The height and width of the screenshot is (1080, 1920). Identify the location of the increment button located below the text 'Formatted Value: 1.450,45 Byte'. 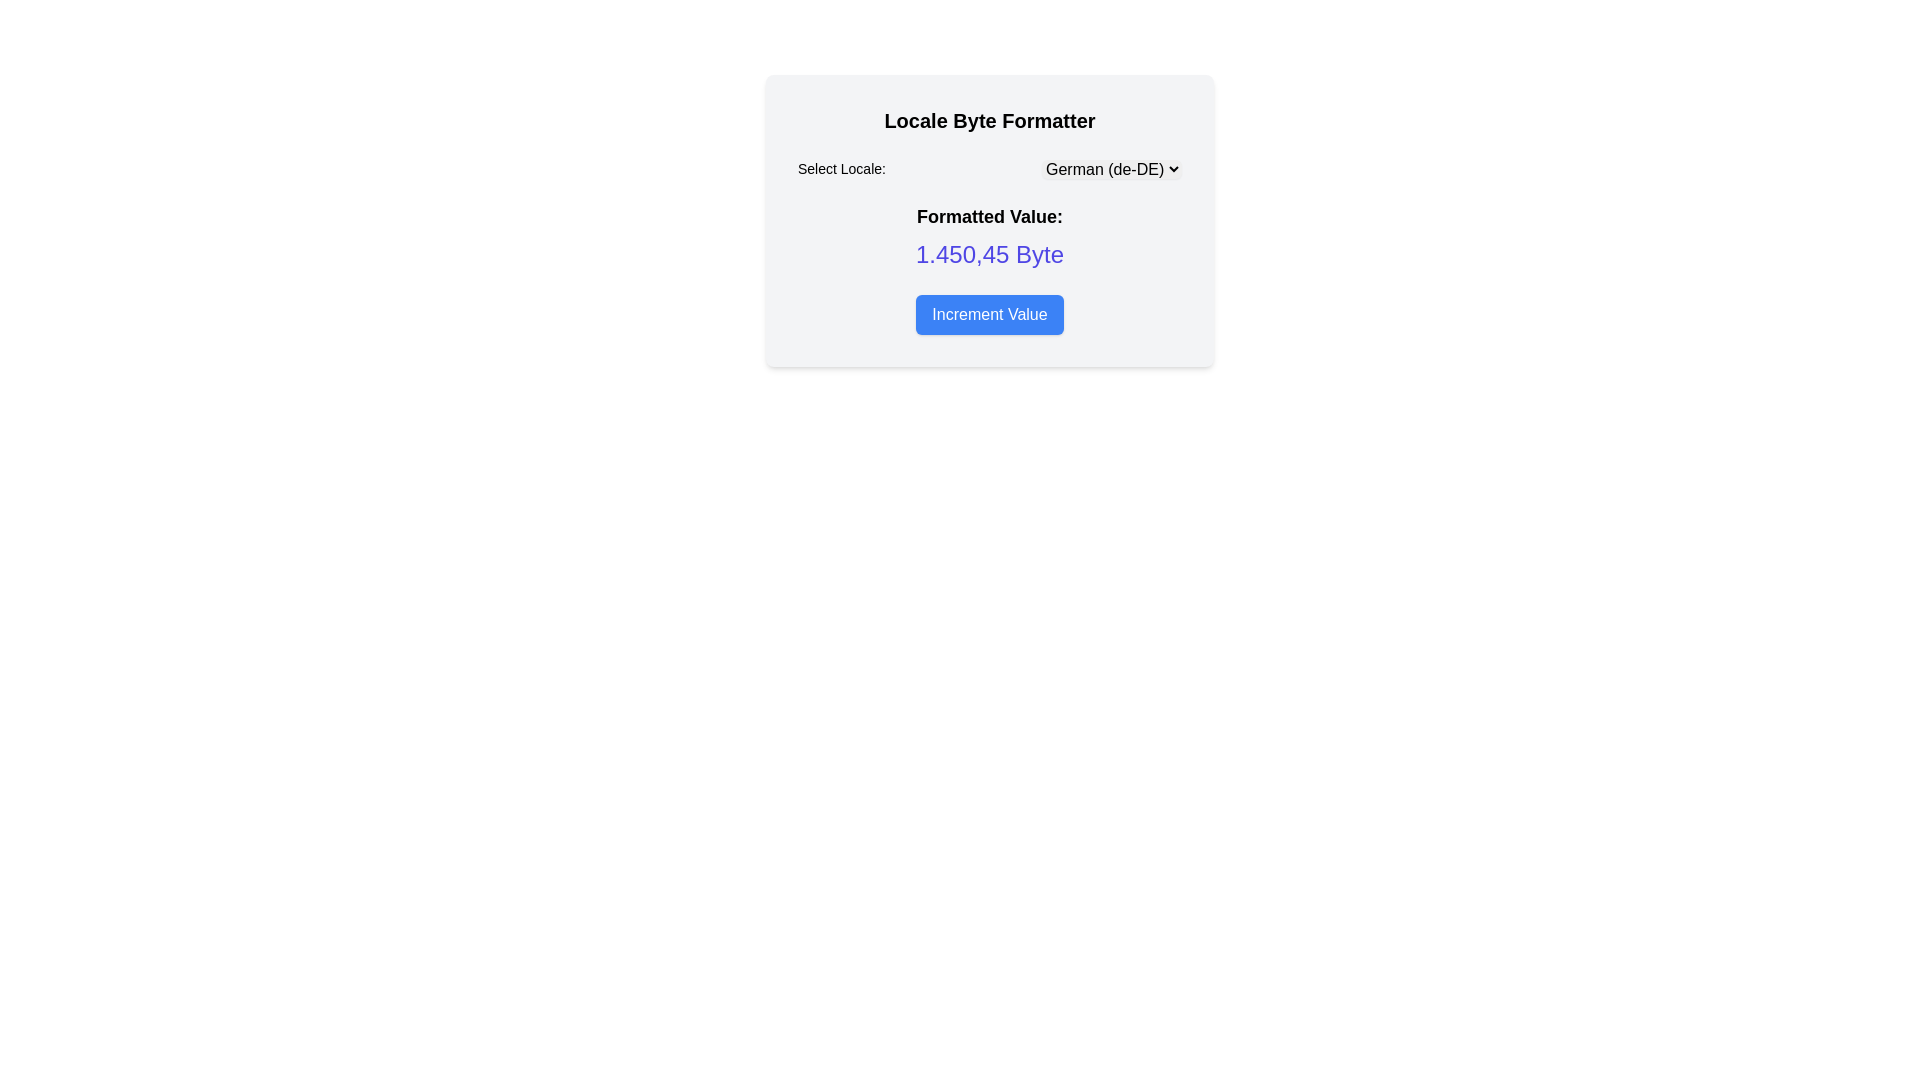
(989, 315).